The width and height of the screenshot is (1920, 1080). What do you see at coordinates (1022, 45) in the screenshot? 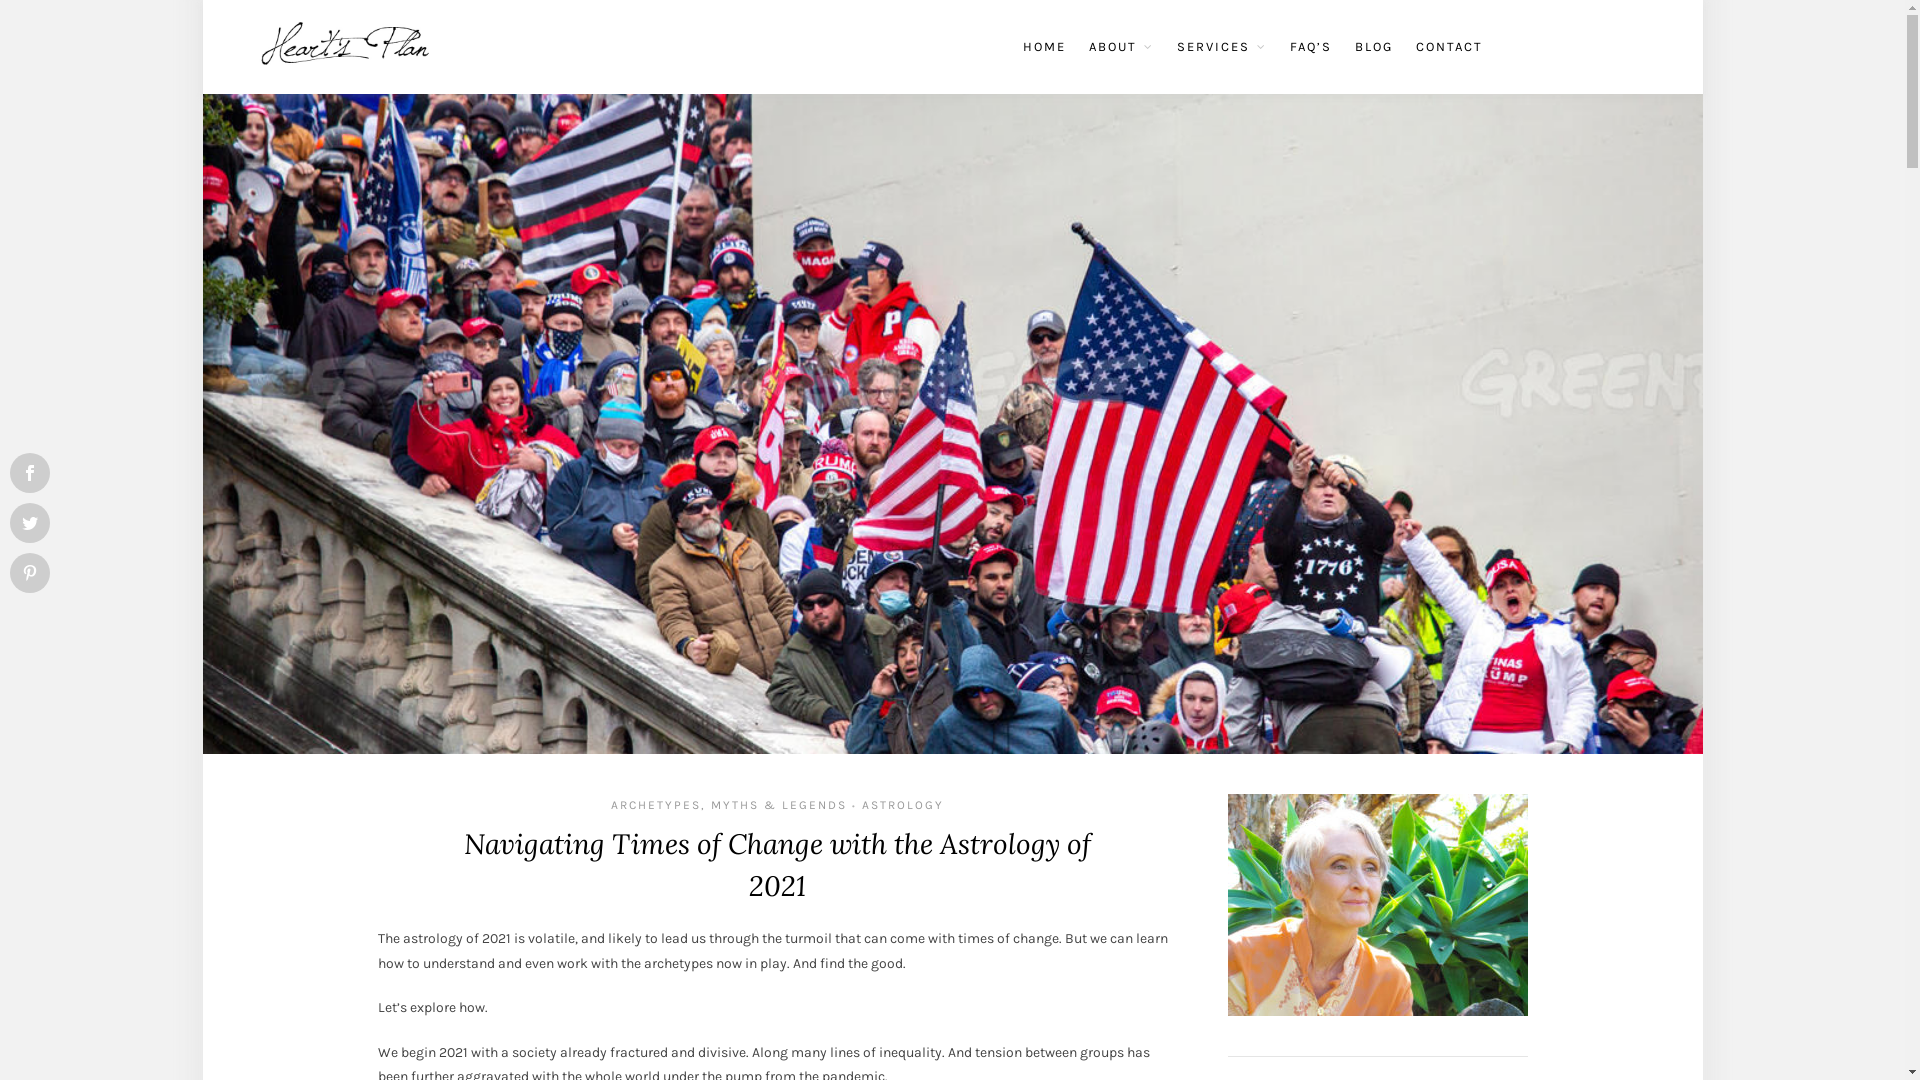
I see `'HOME'` at bounding box center [1022, 45].